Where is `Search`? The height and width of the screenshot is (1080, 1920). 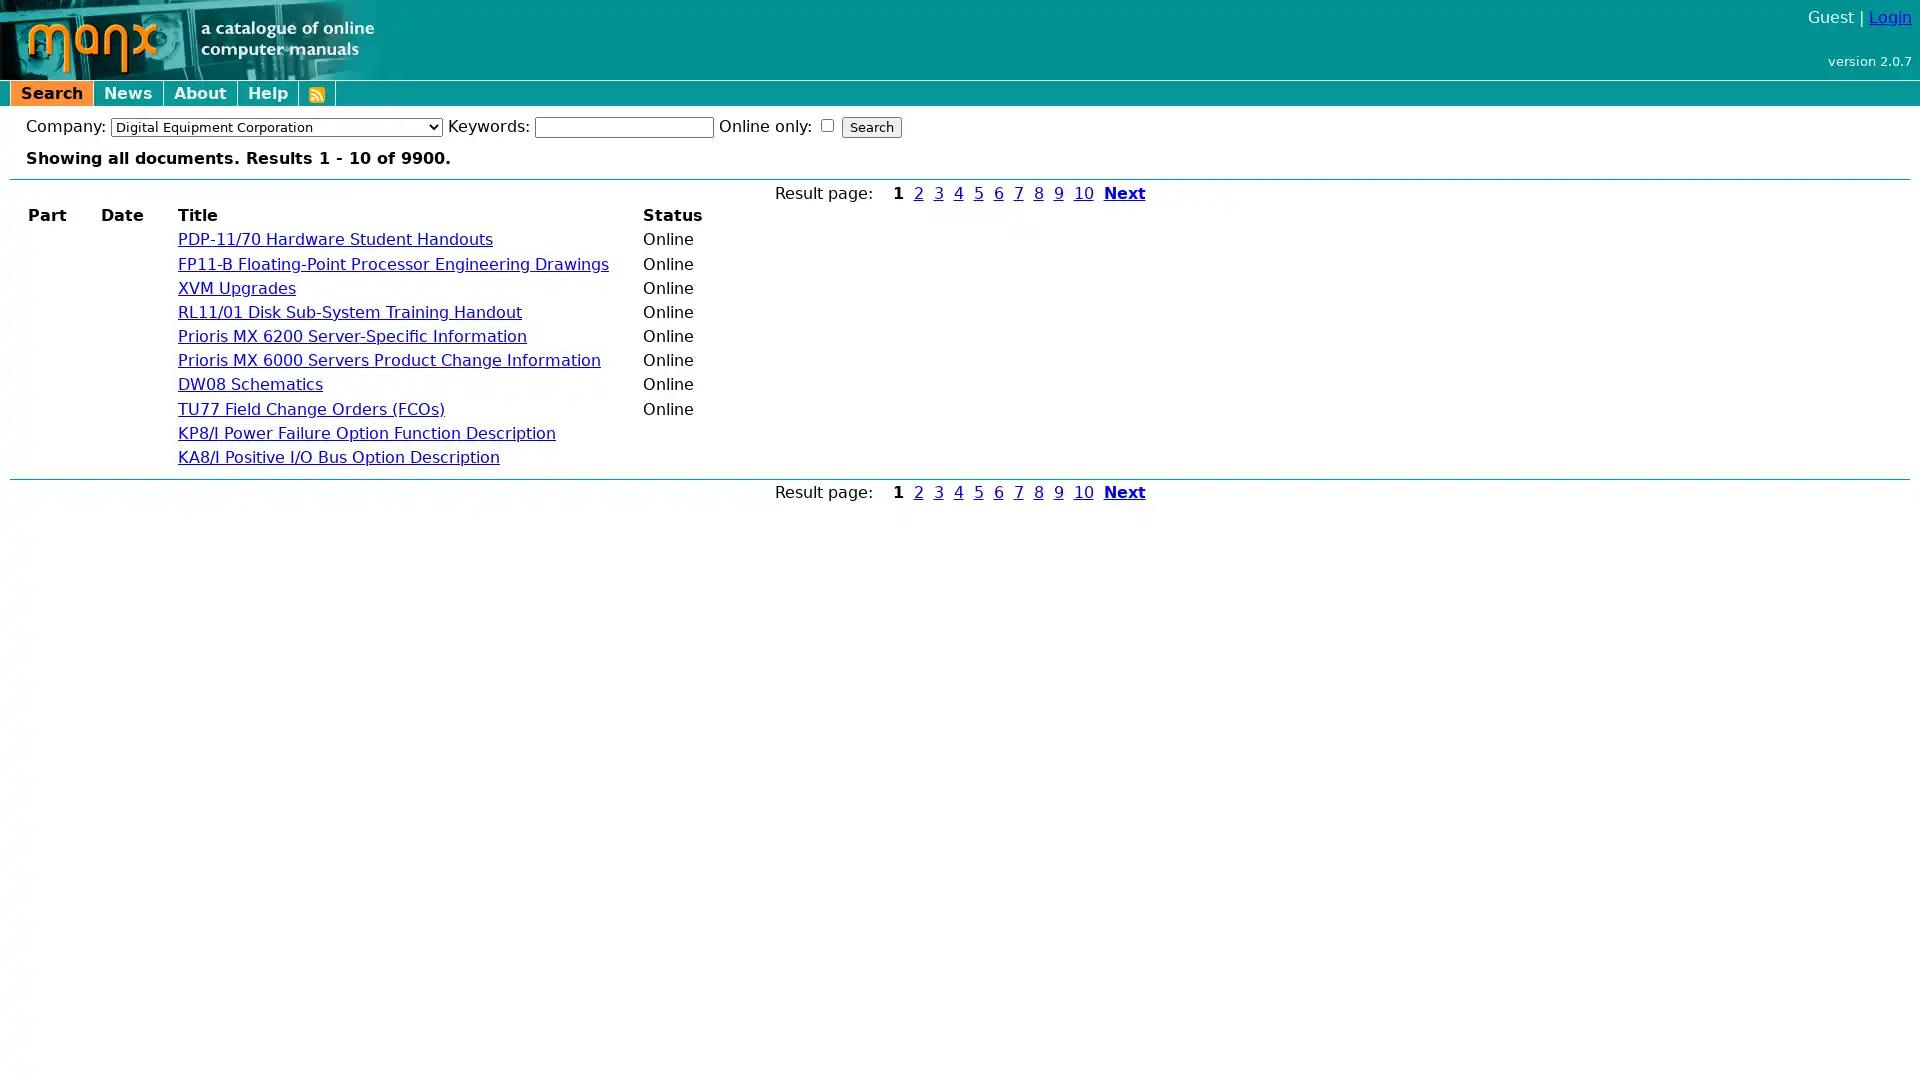 Search is located at coordinates (872, 127).